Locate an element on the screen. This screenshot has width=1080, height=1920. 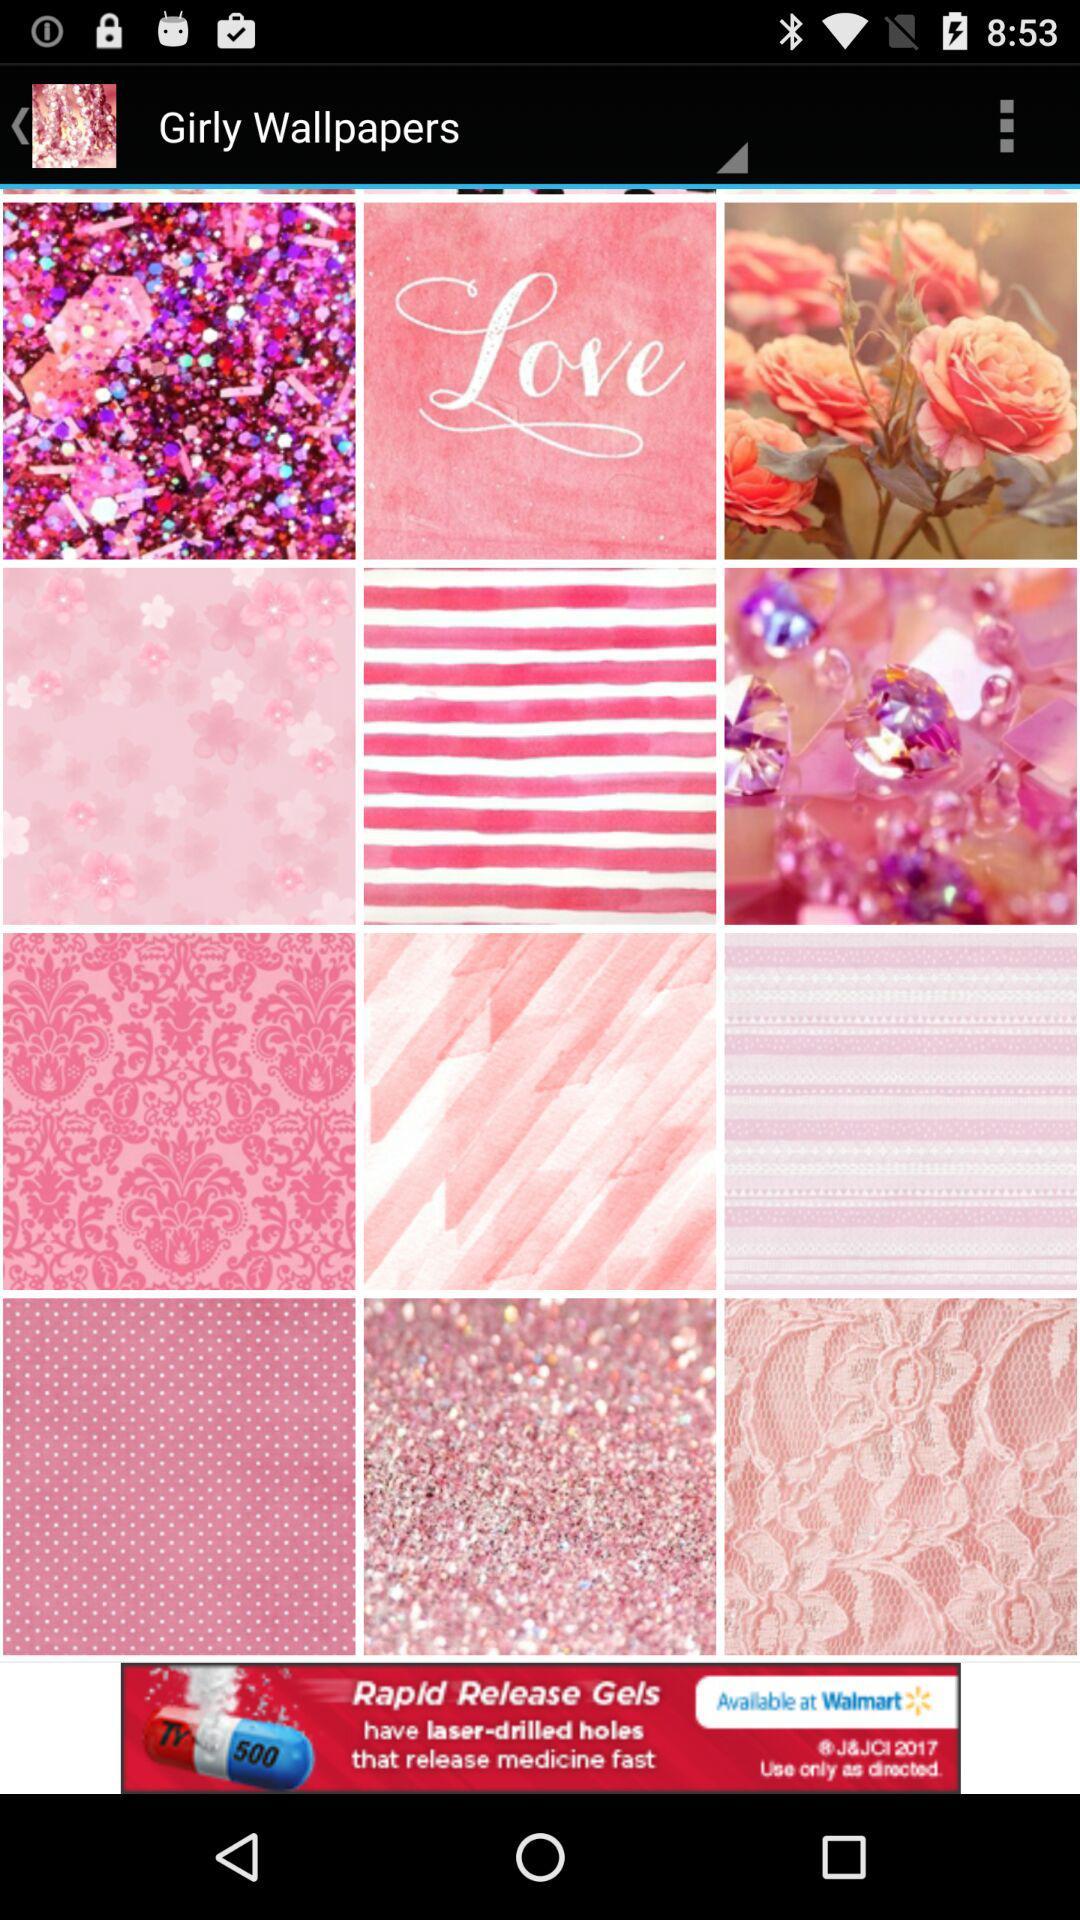
open advertisement is located at coordinates (540, 1727).